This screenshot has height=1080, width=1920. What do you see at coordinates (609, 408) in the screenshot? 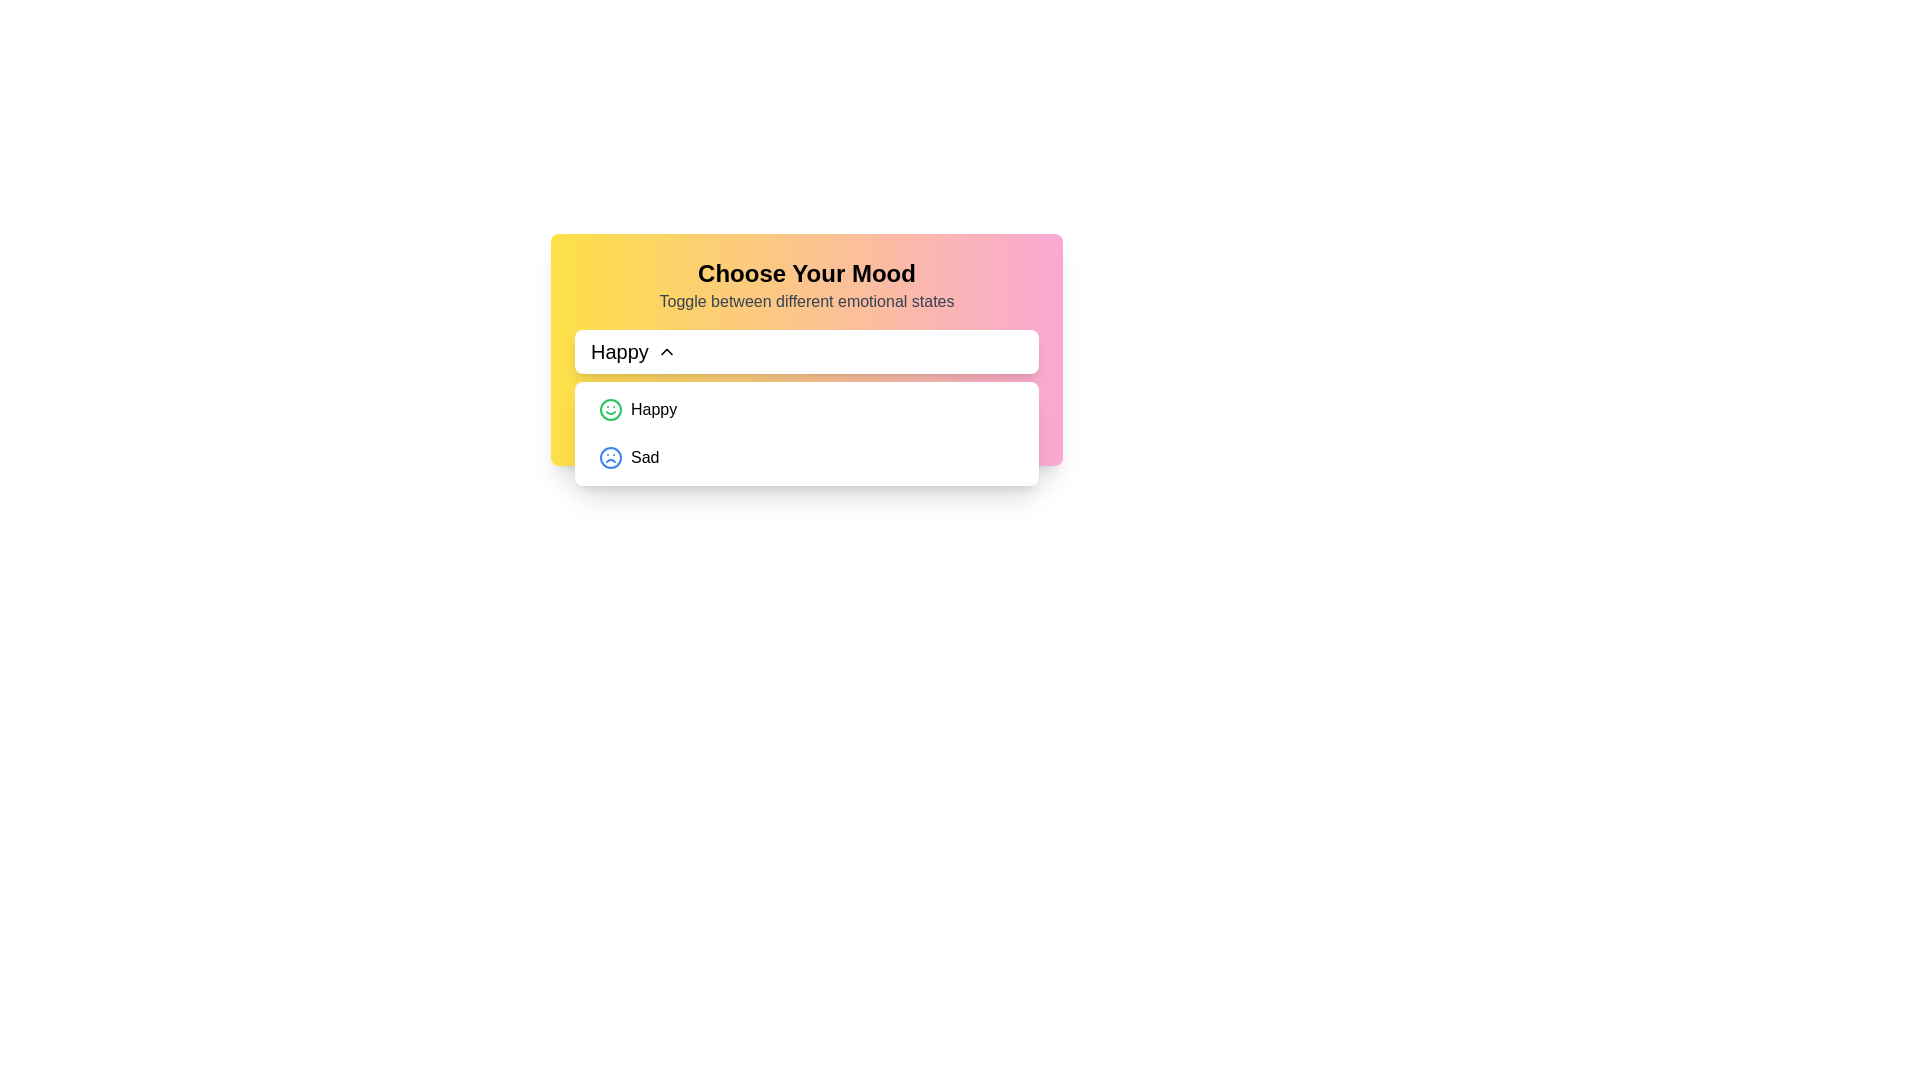
I see `the 'Happy' mood icon graphic, which visually represents a smiling face in the mood selector interface` at bounding box center [609, 408].